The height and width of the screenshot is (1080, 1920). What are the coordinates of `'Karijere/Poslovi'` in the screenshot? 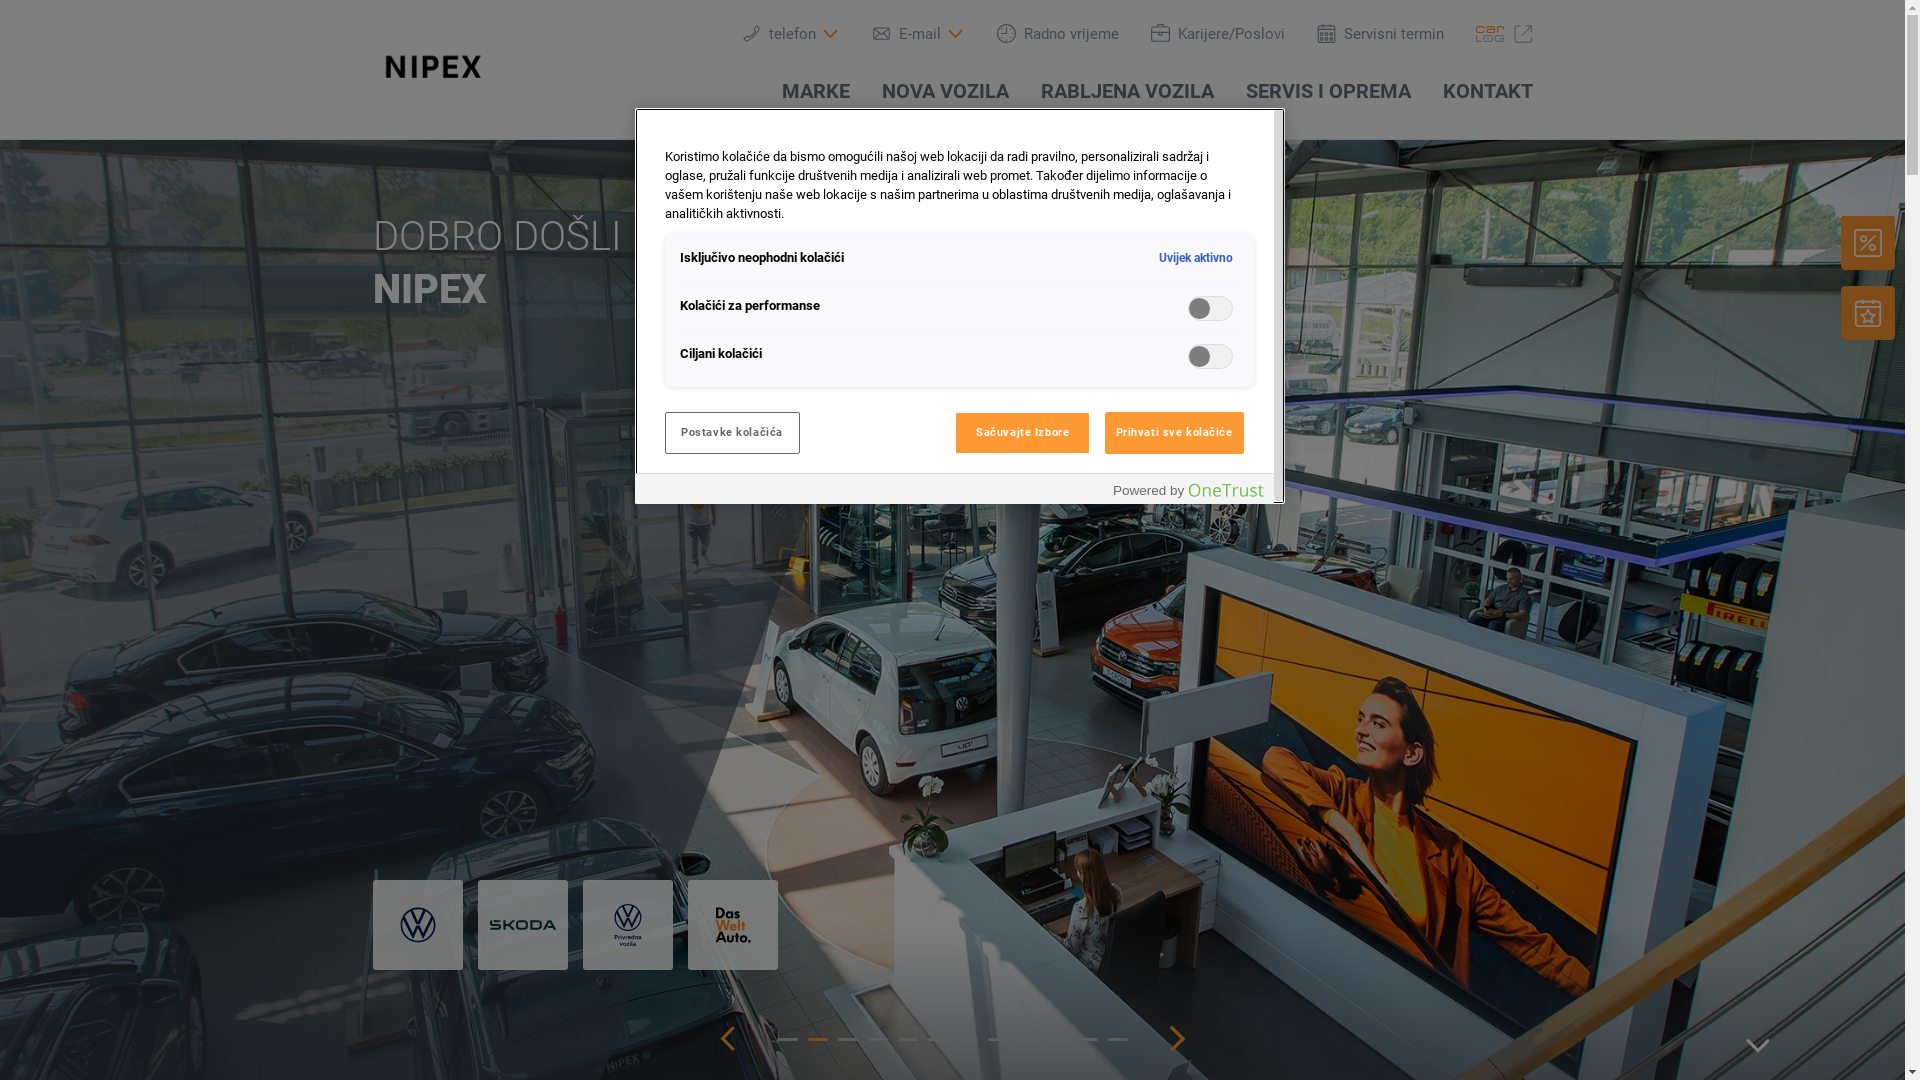 It's located at (1216, 33).